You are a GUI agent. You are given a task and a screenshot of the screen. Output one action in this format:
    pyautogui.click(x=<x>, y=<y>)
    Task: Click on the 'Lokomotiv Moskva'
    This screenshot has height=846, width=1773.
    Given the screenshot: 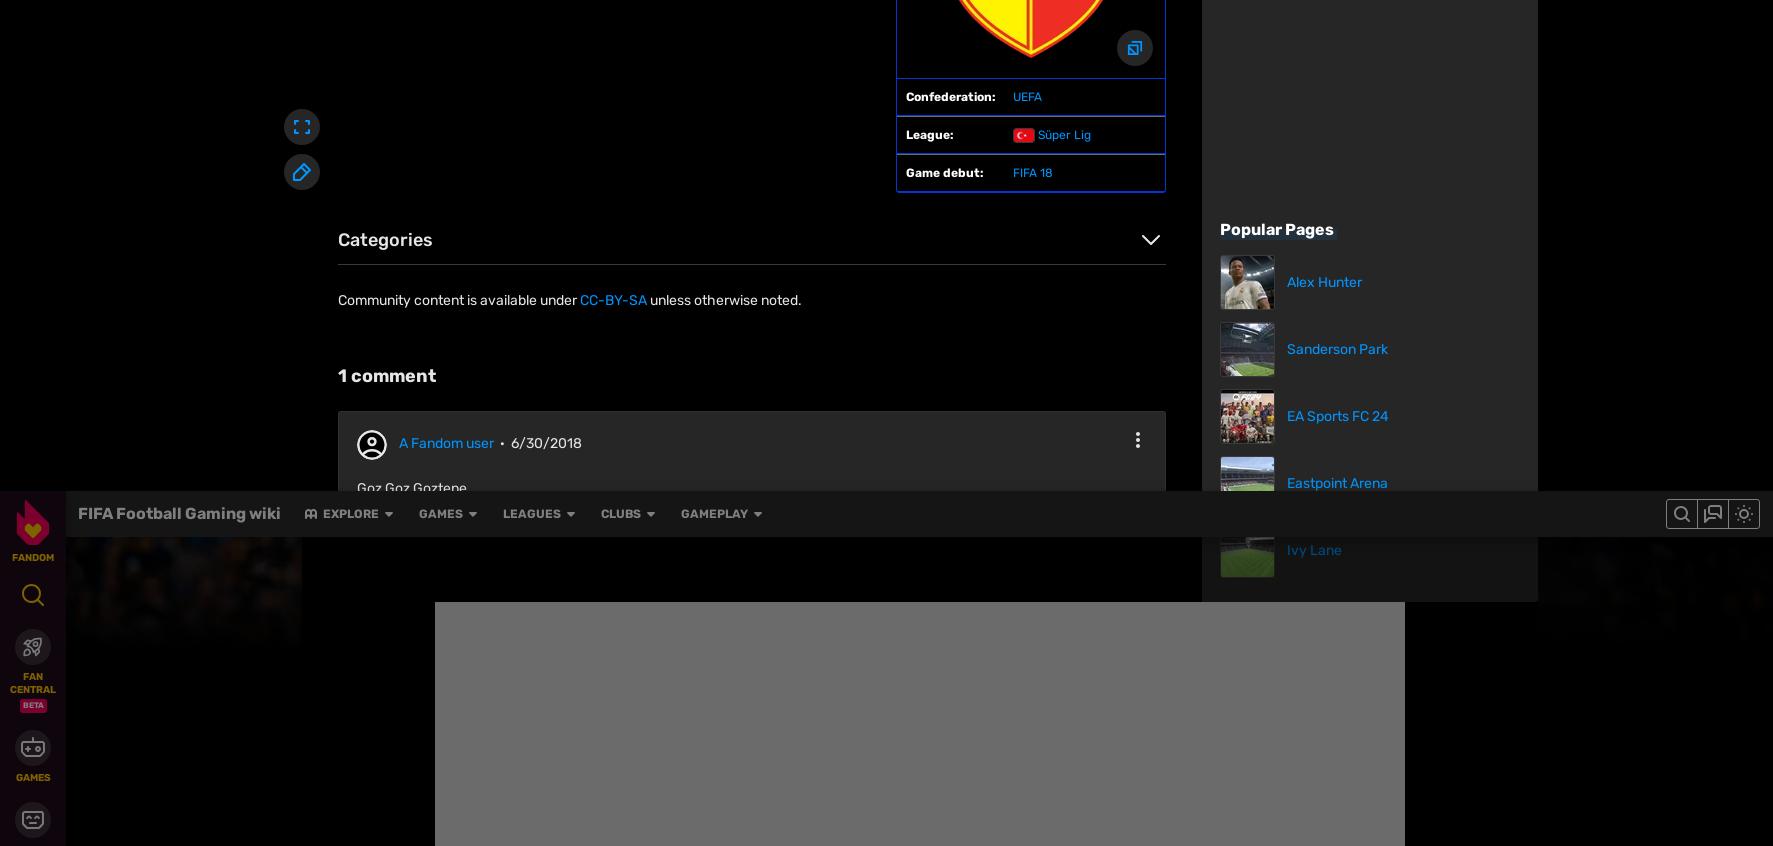 What is the action you would take?
    pyautogui.click(x=1221, y=546)
    